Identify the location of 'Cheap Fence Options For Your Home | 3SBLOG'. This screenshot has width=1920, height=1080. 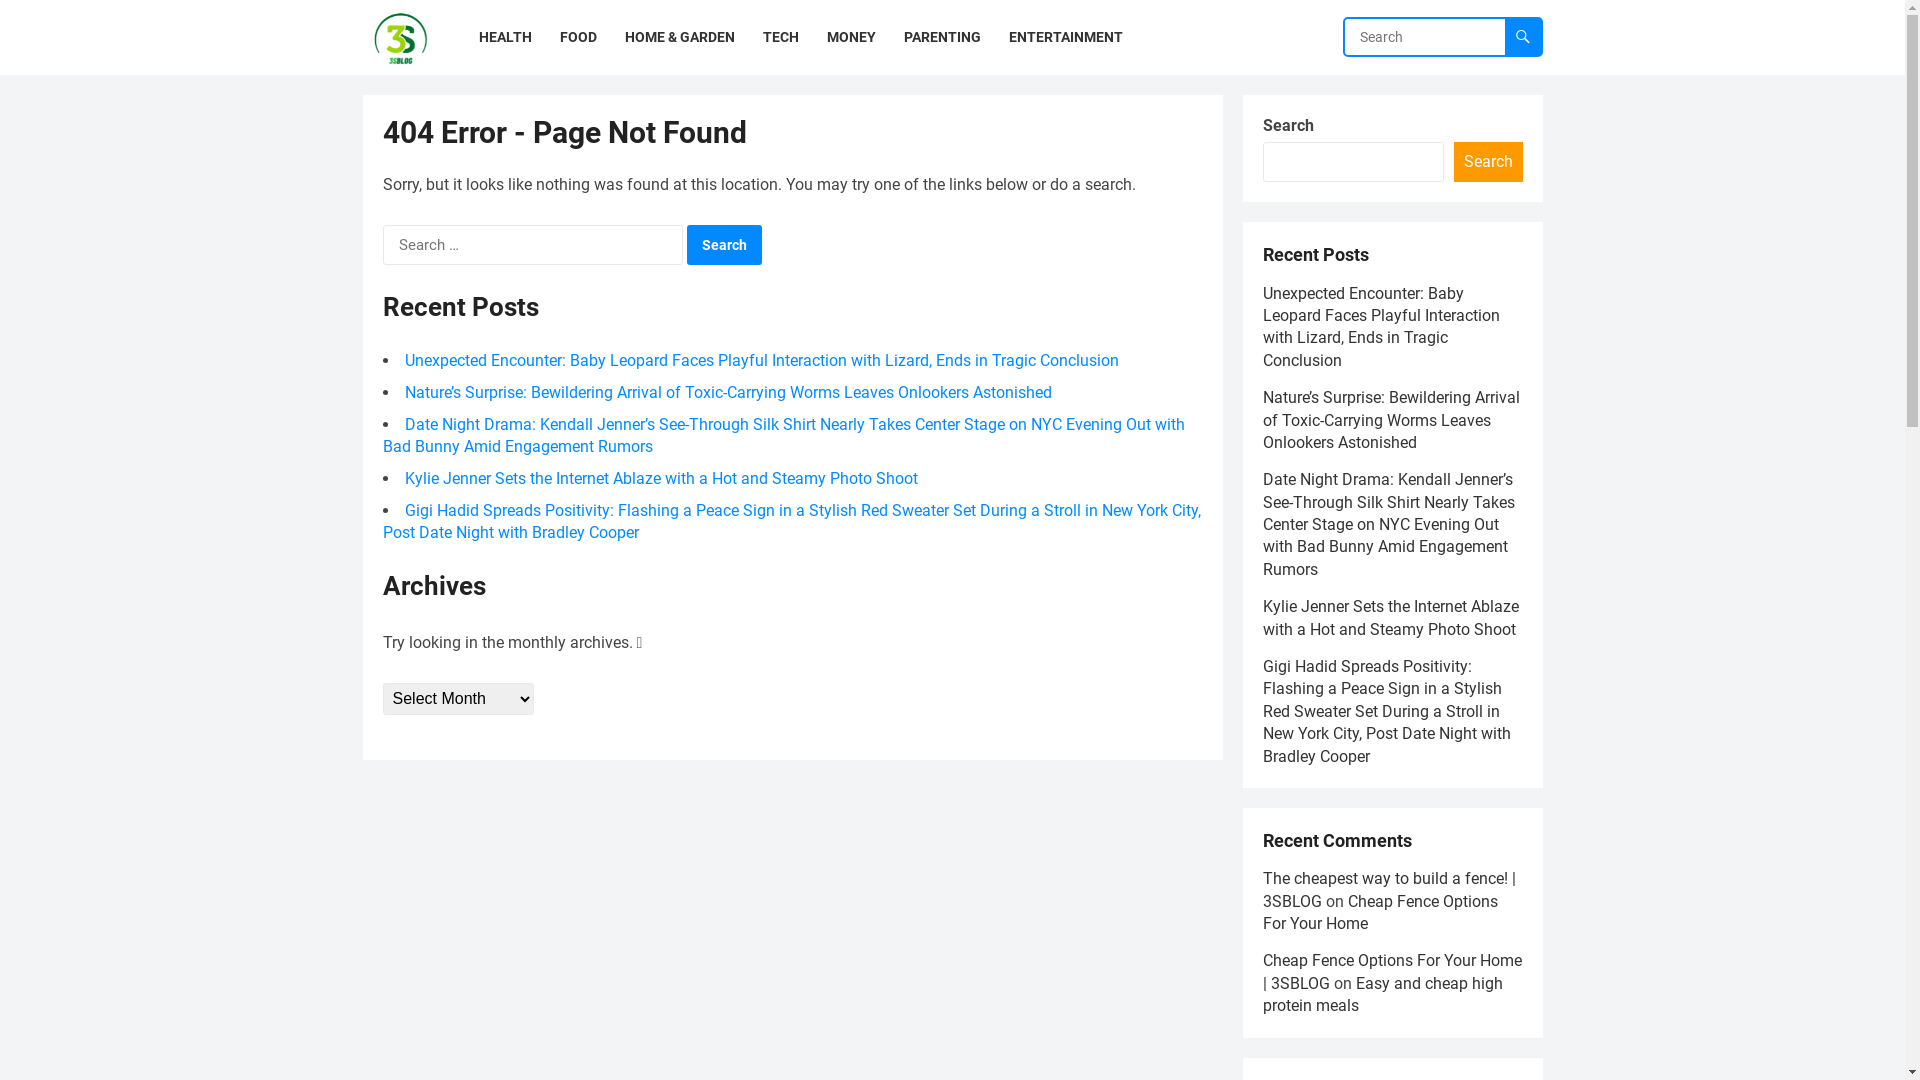
(1390, 970).